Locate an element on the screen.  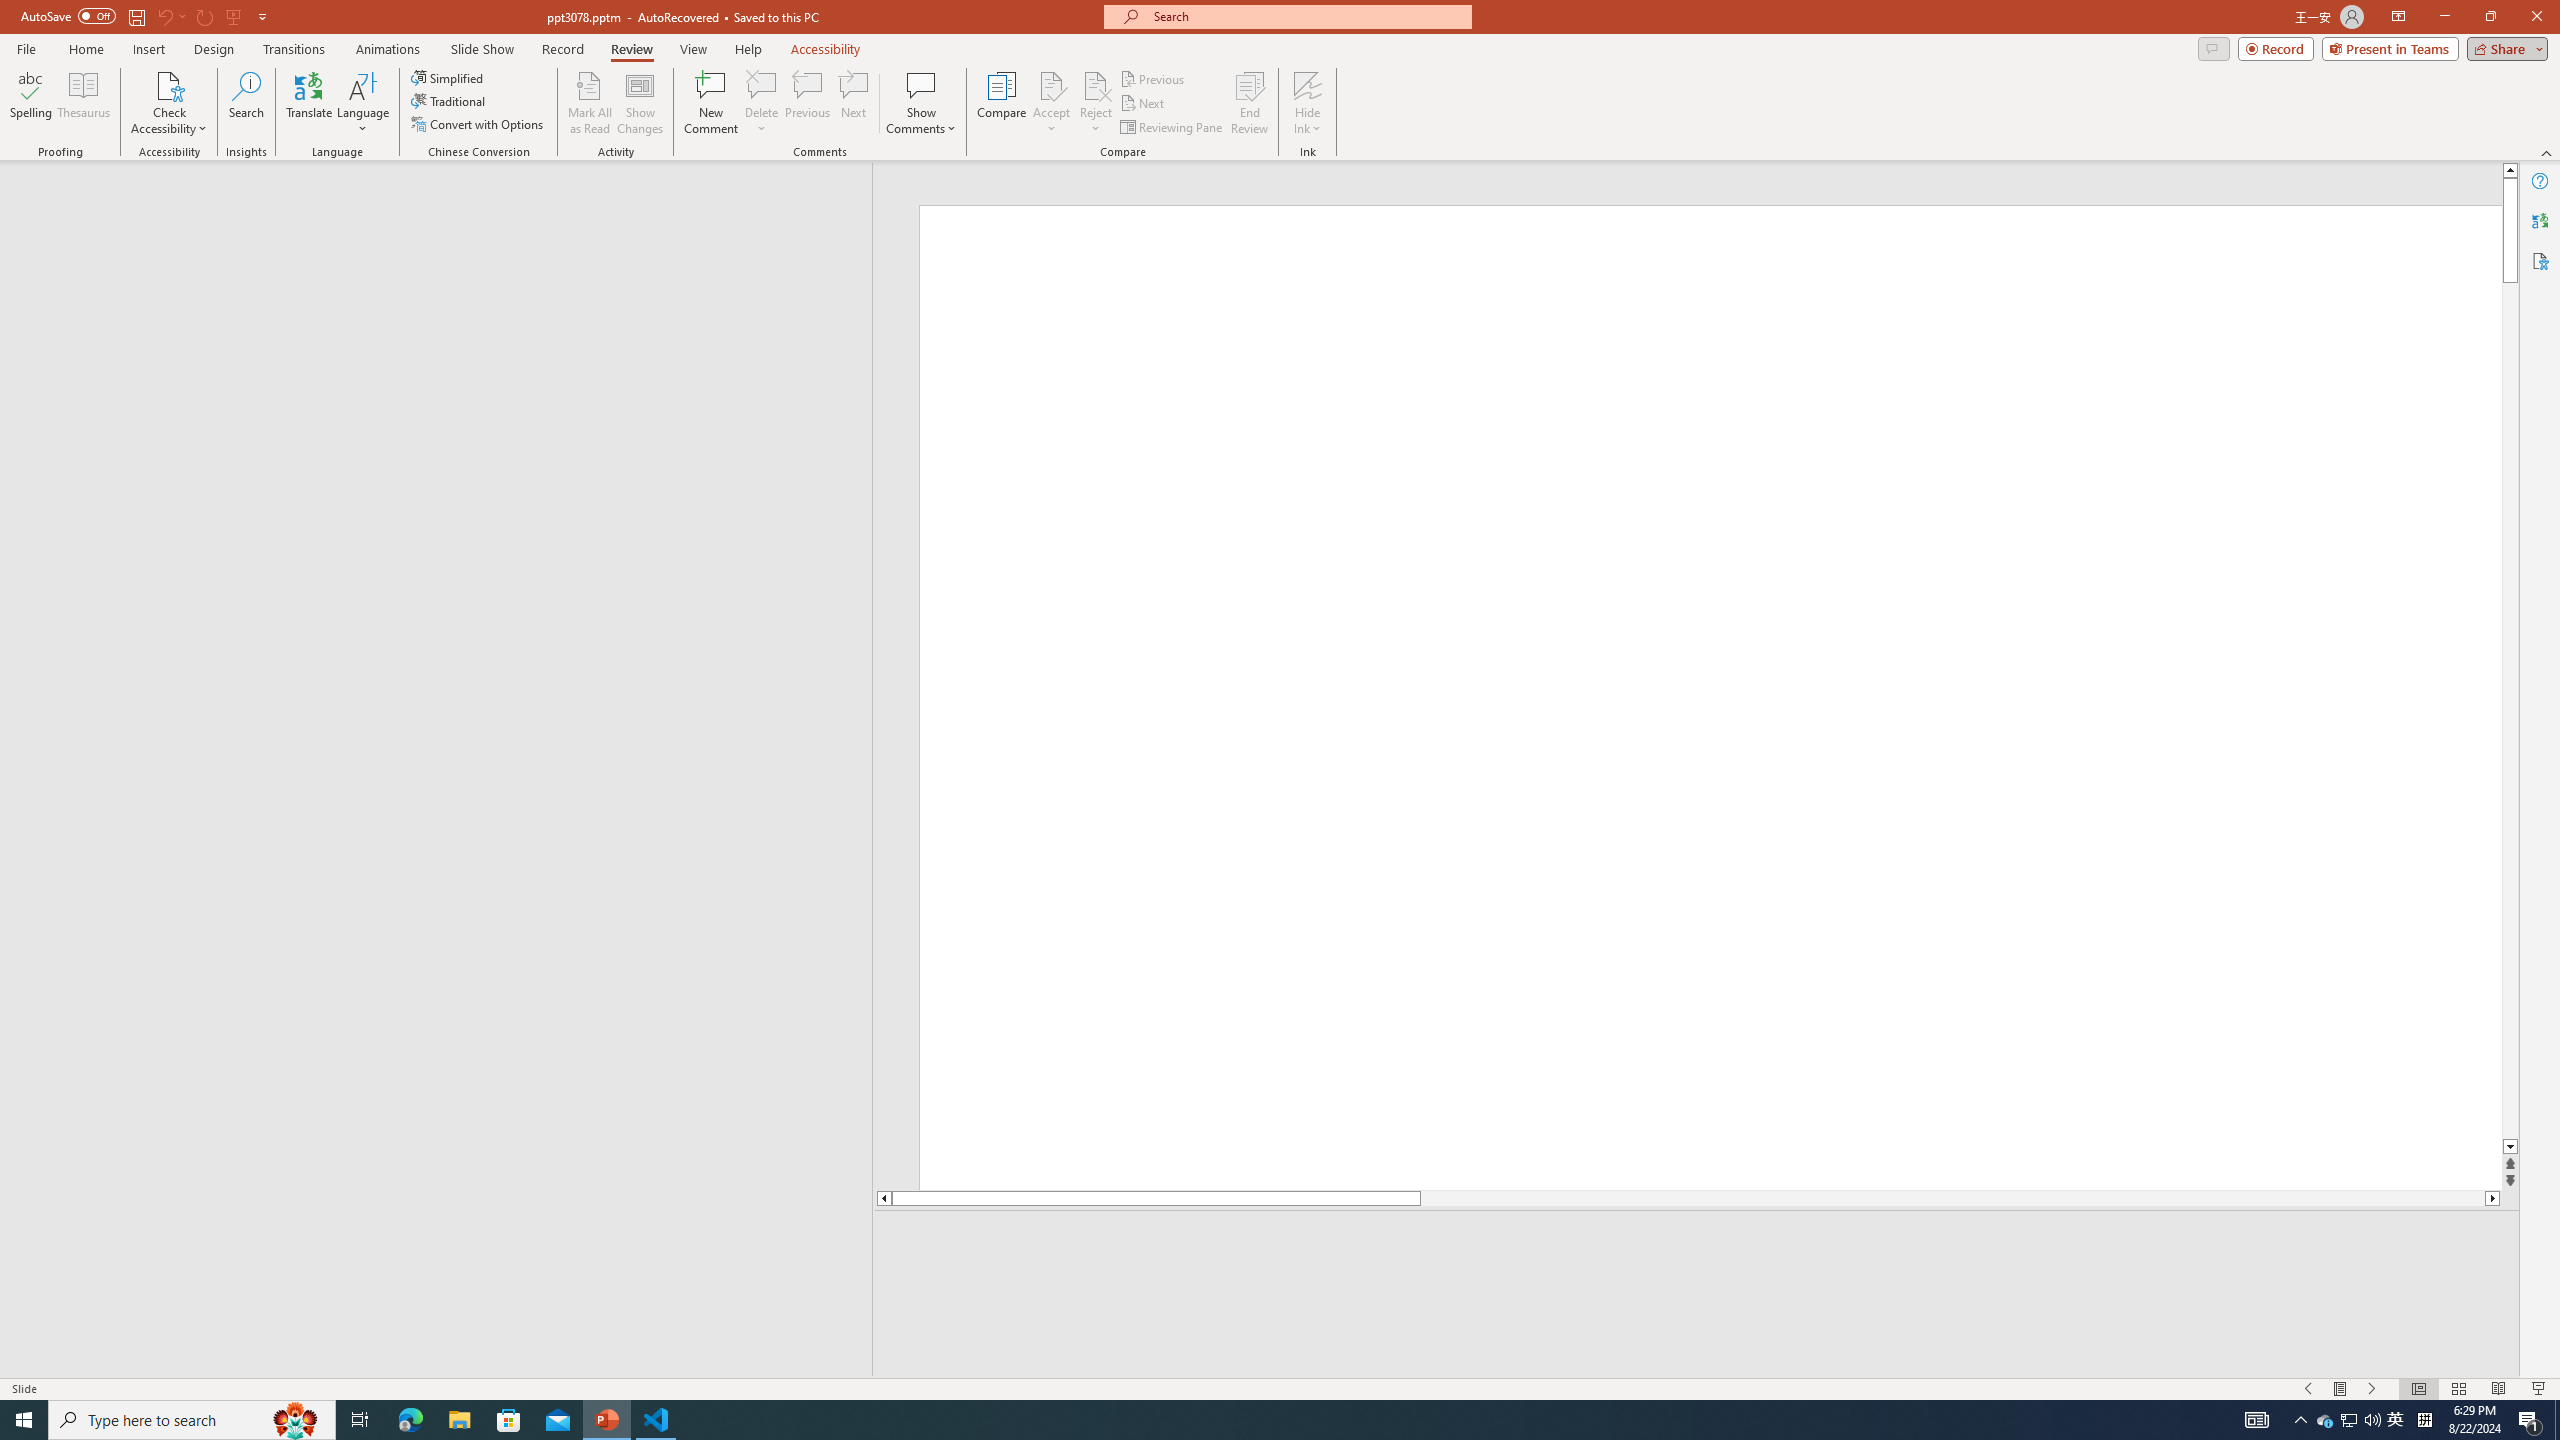
'Slide Show Next On' is located at coordinates (2372, 1389).